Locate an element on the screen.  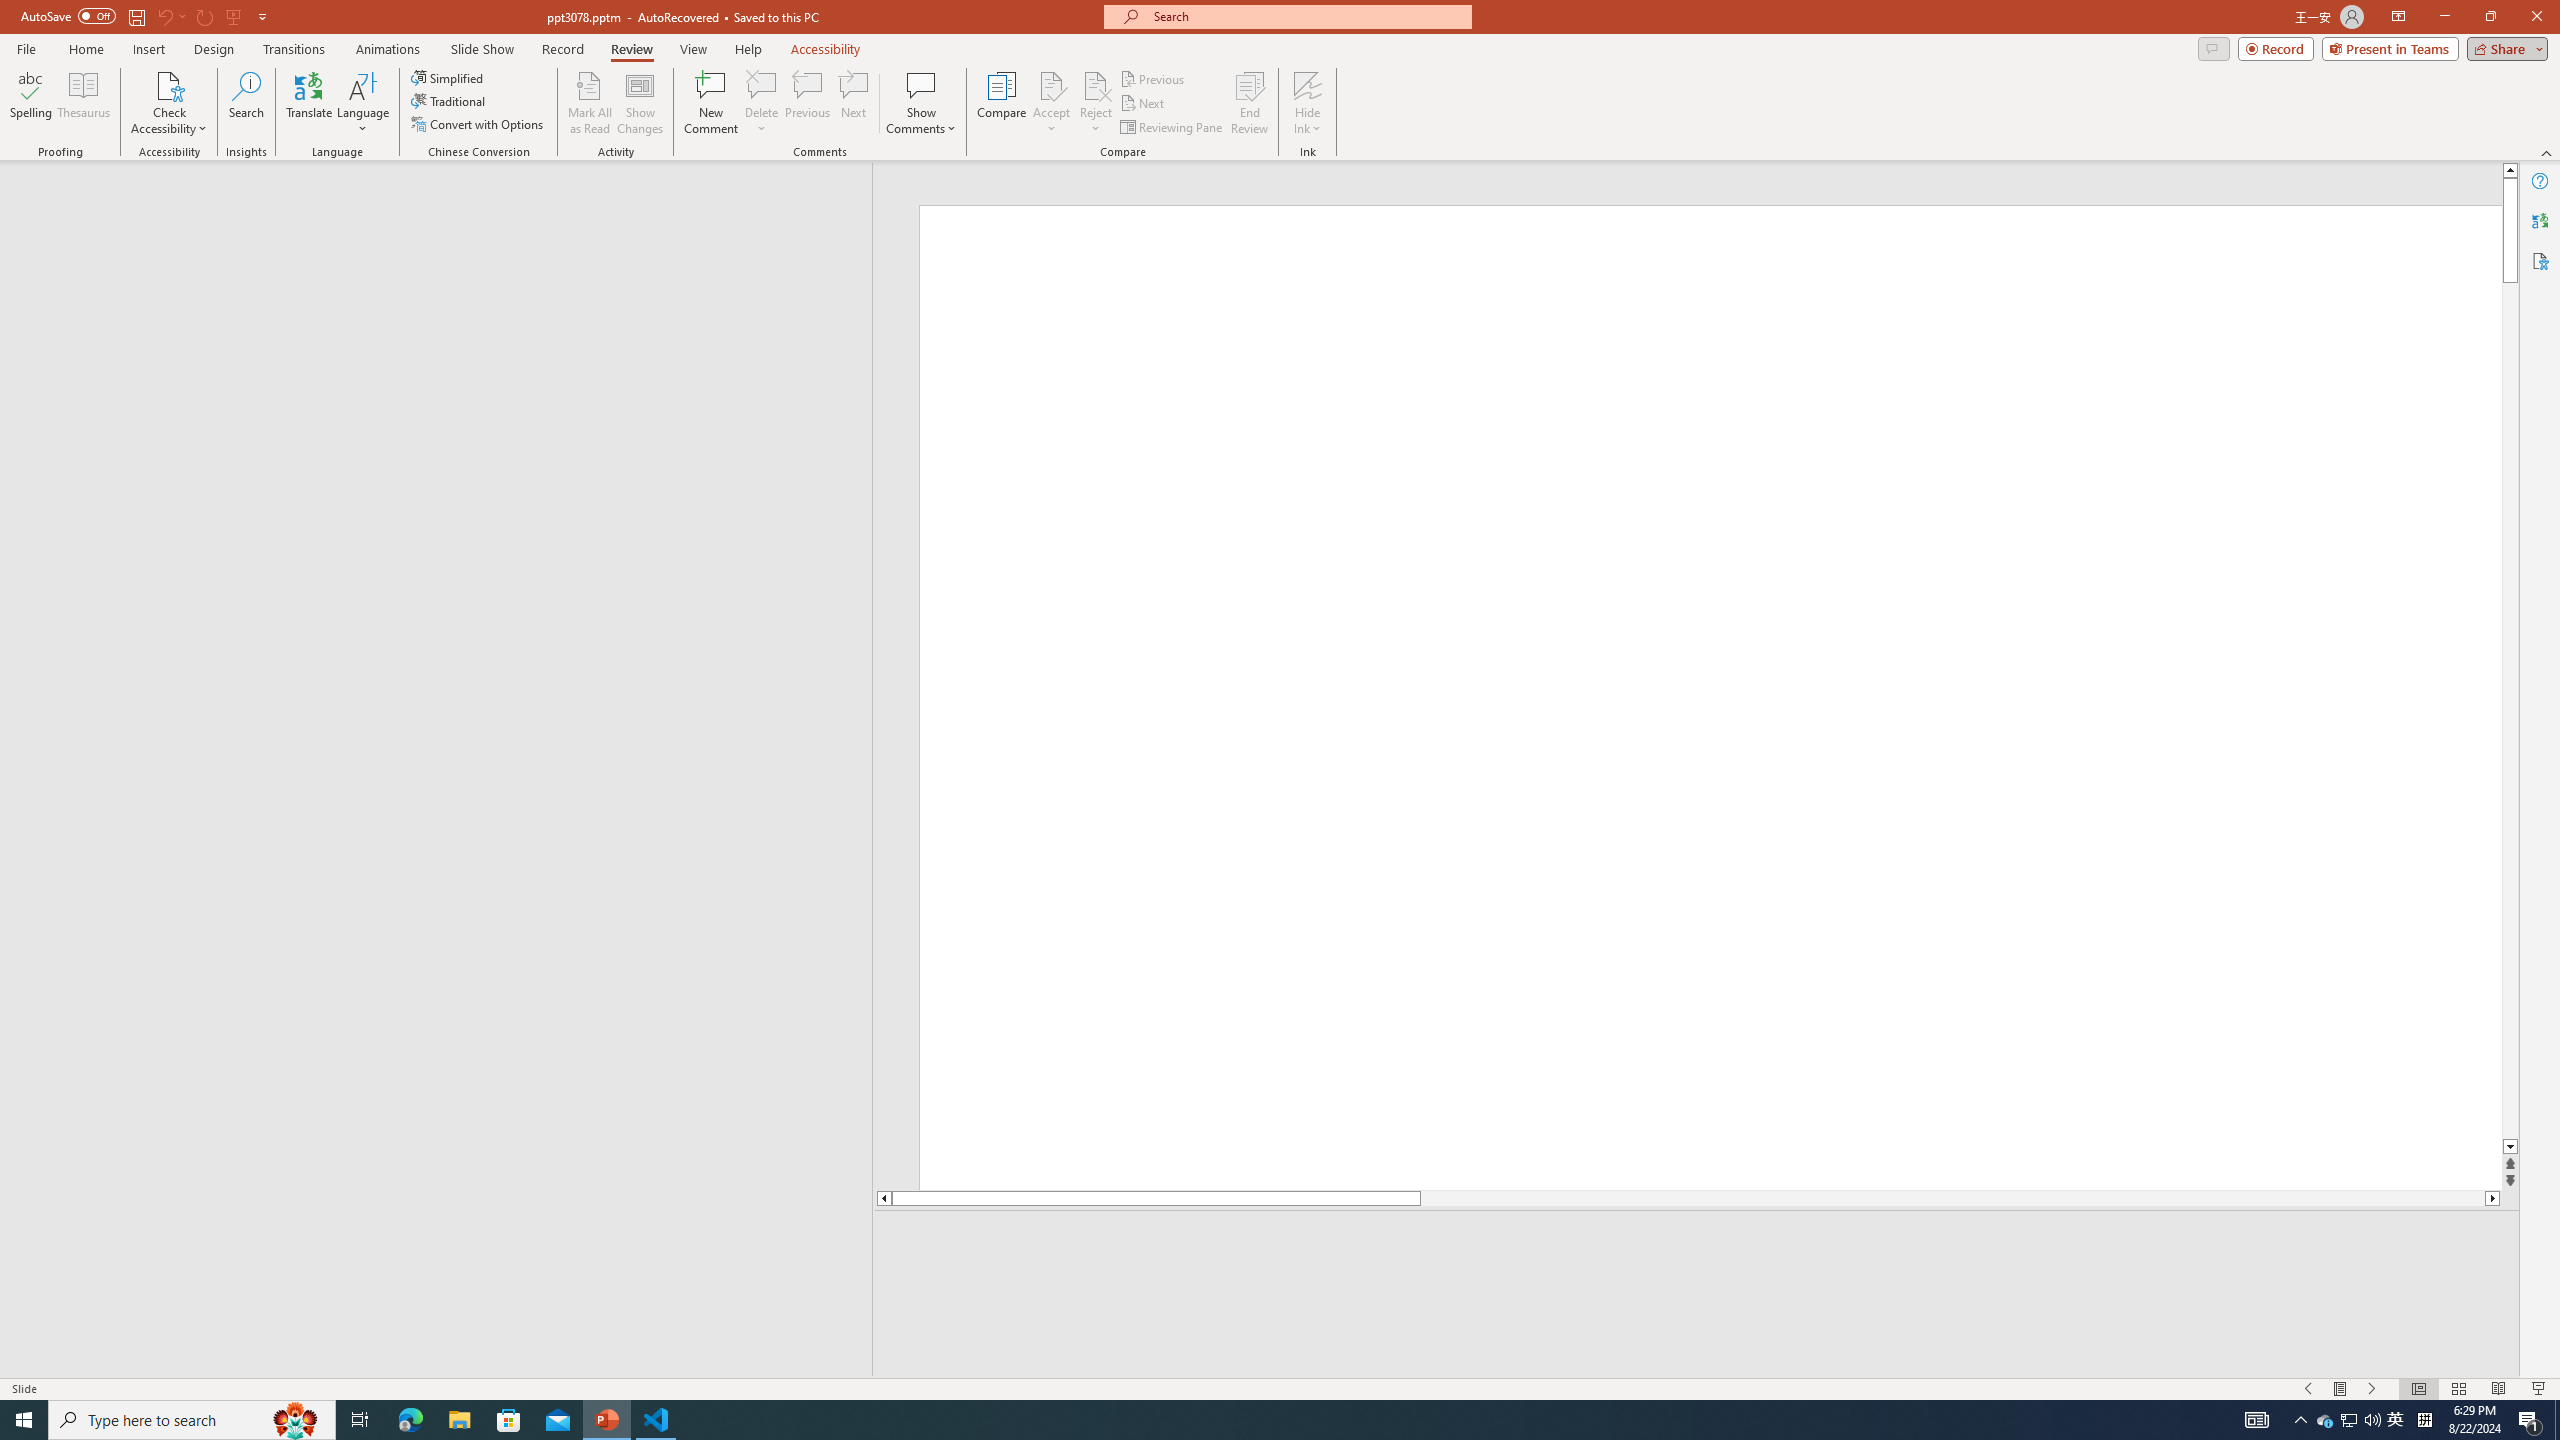
'Slide Show Next On' is located at coordinates (2372, 1389).